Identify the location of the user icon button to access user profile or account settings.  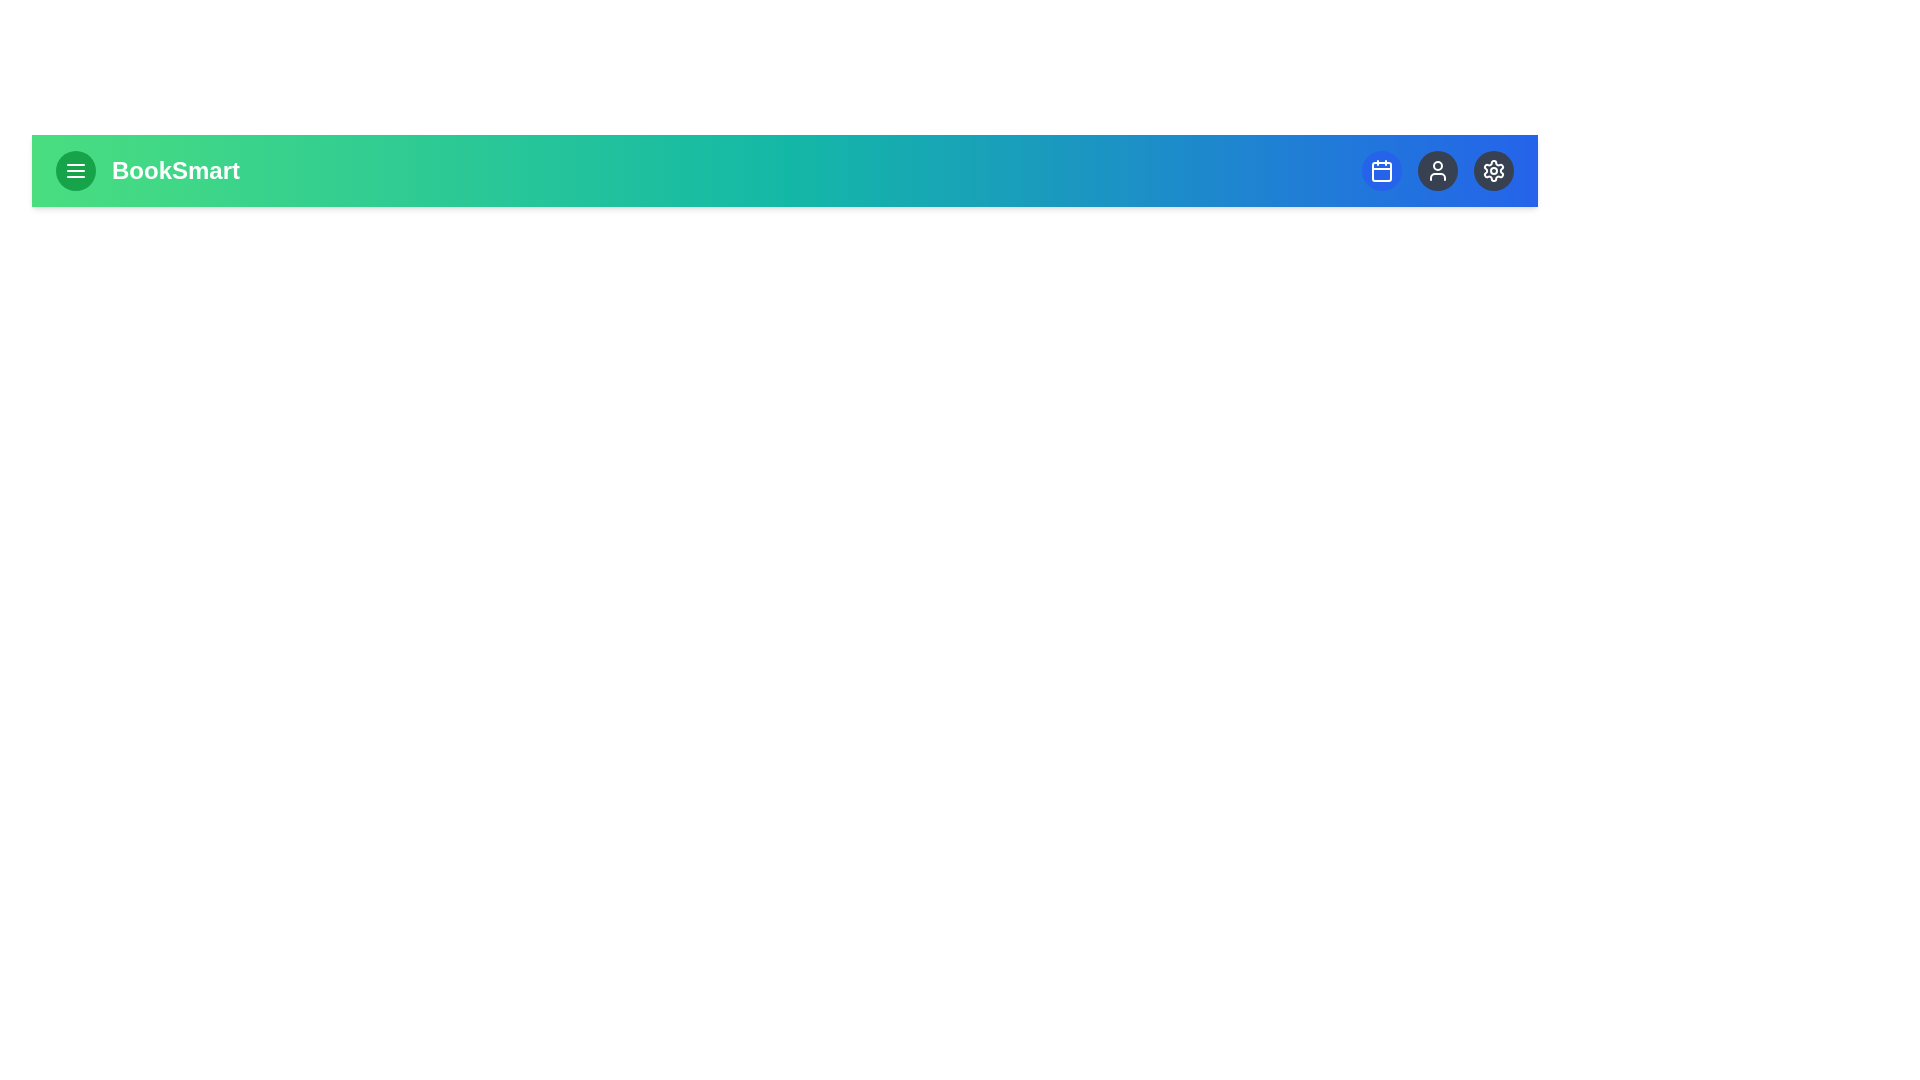
(1437, 169).